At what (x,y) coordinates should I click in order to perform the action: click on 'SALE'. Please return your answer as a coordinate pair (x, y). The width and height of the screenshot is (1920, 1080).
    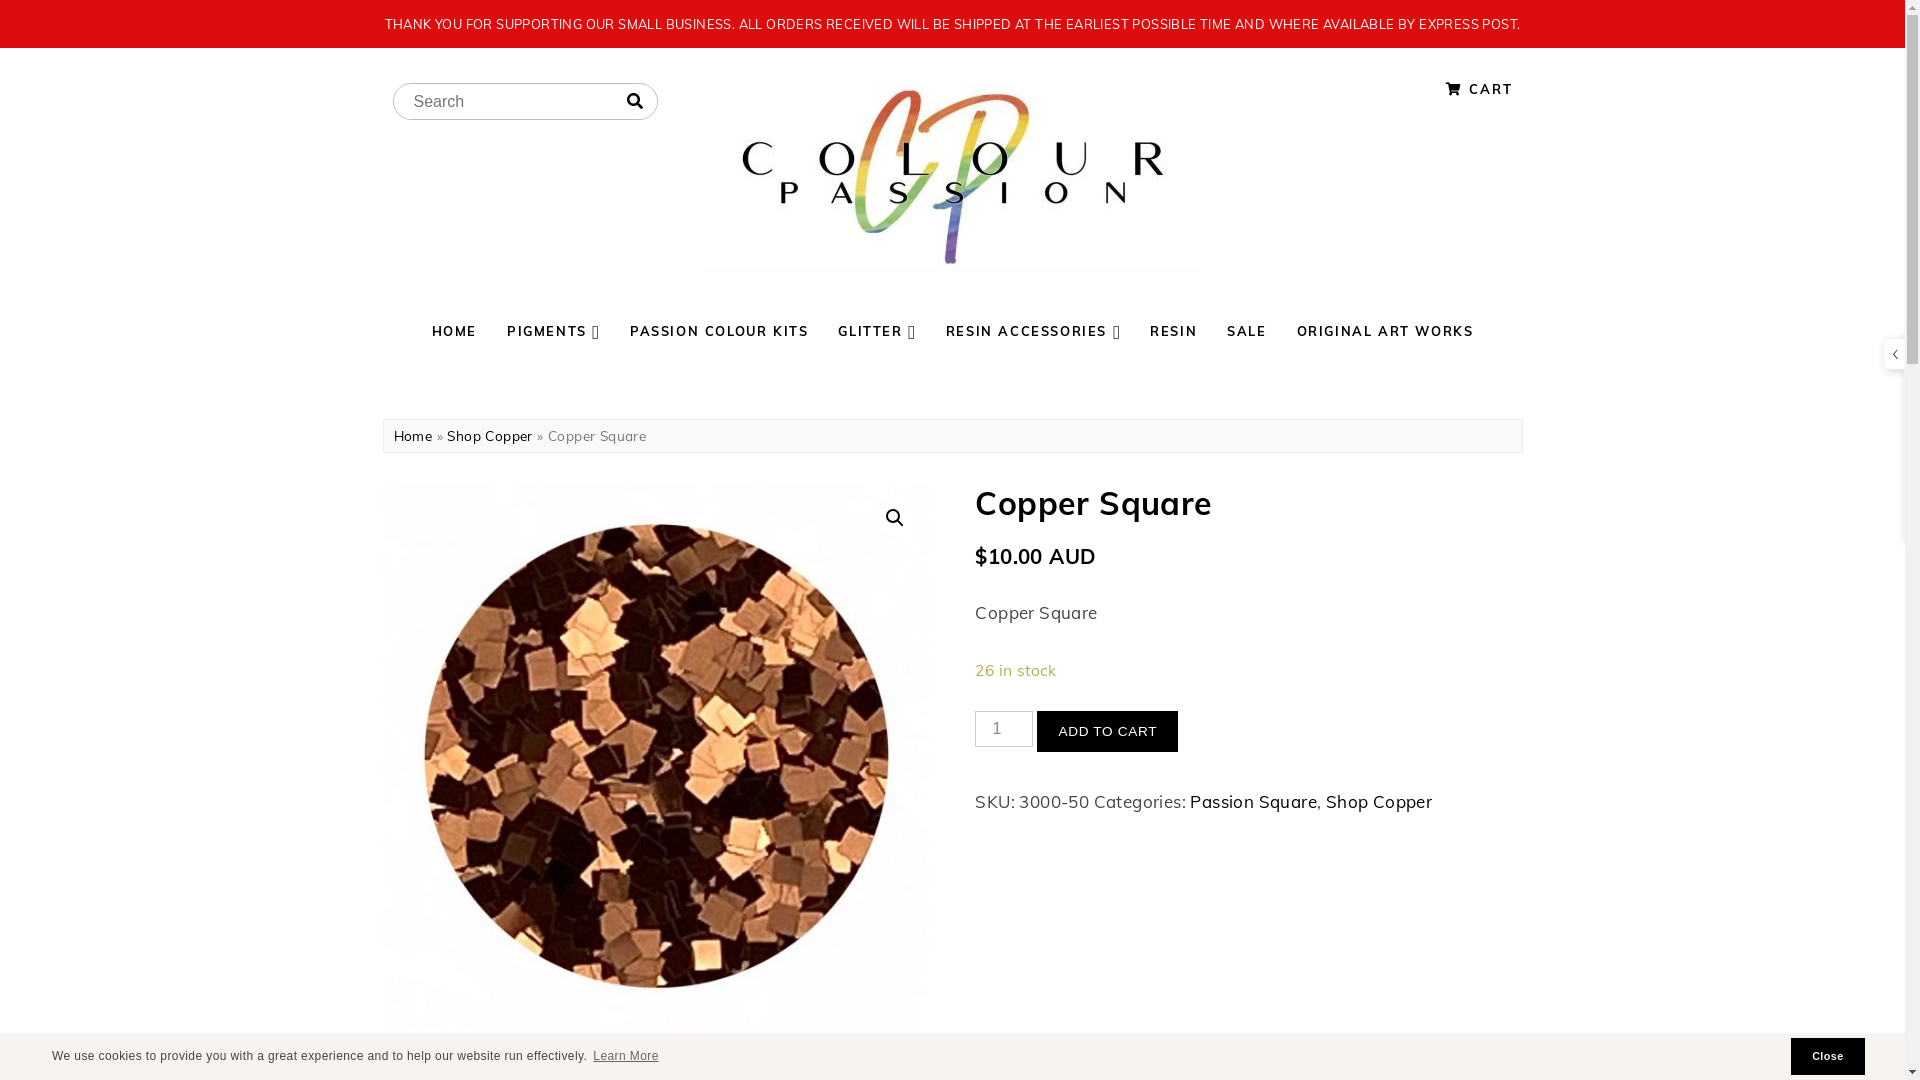
    Looking at the image, I should click on (1245, 330).